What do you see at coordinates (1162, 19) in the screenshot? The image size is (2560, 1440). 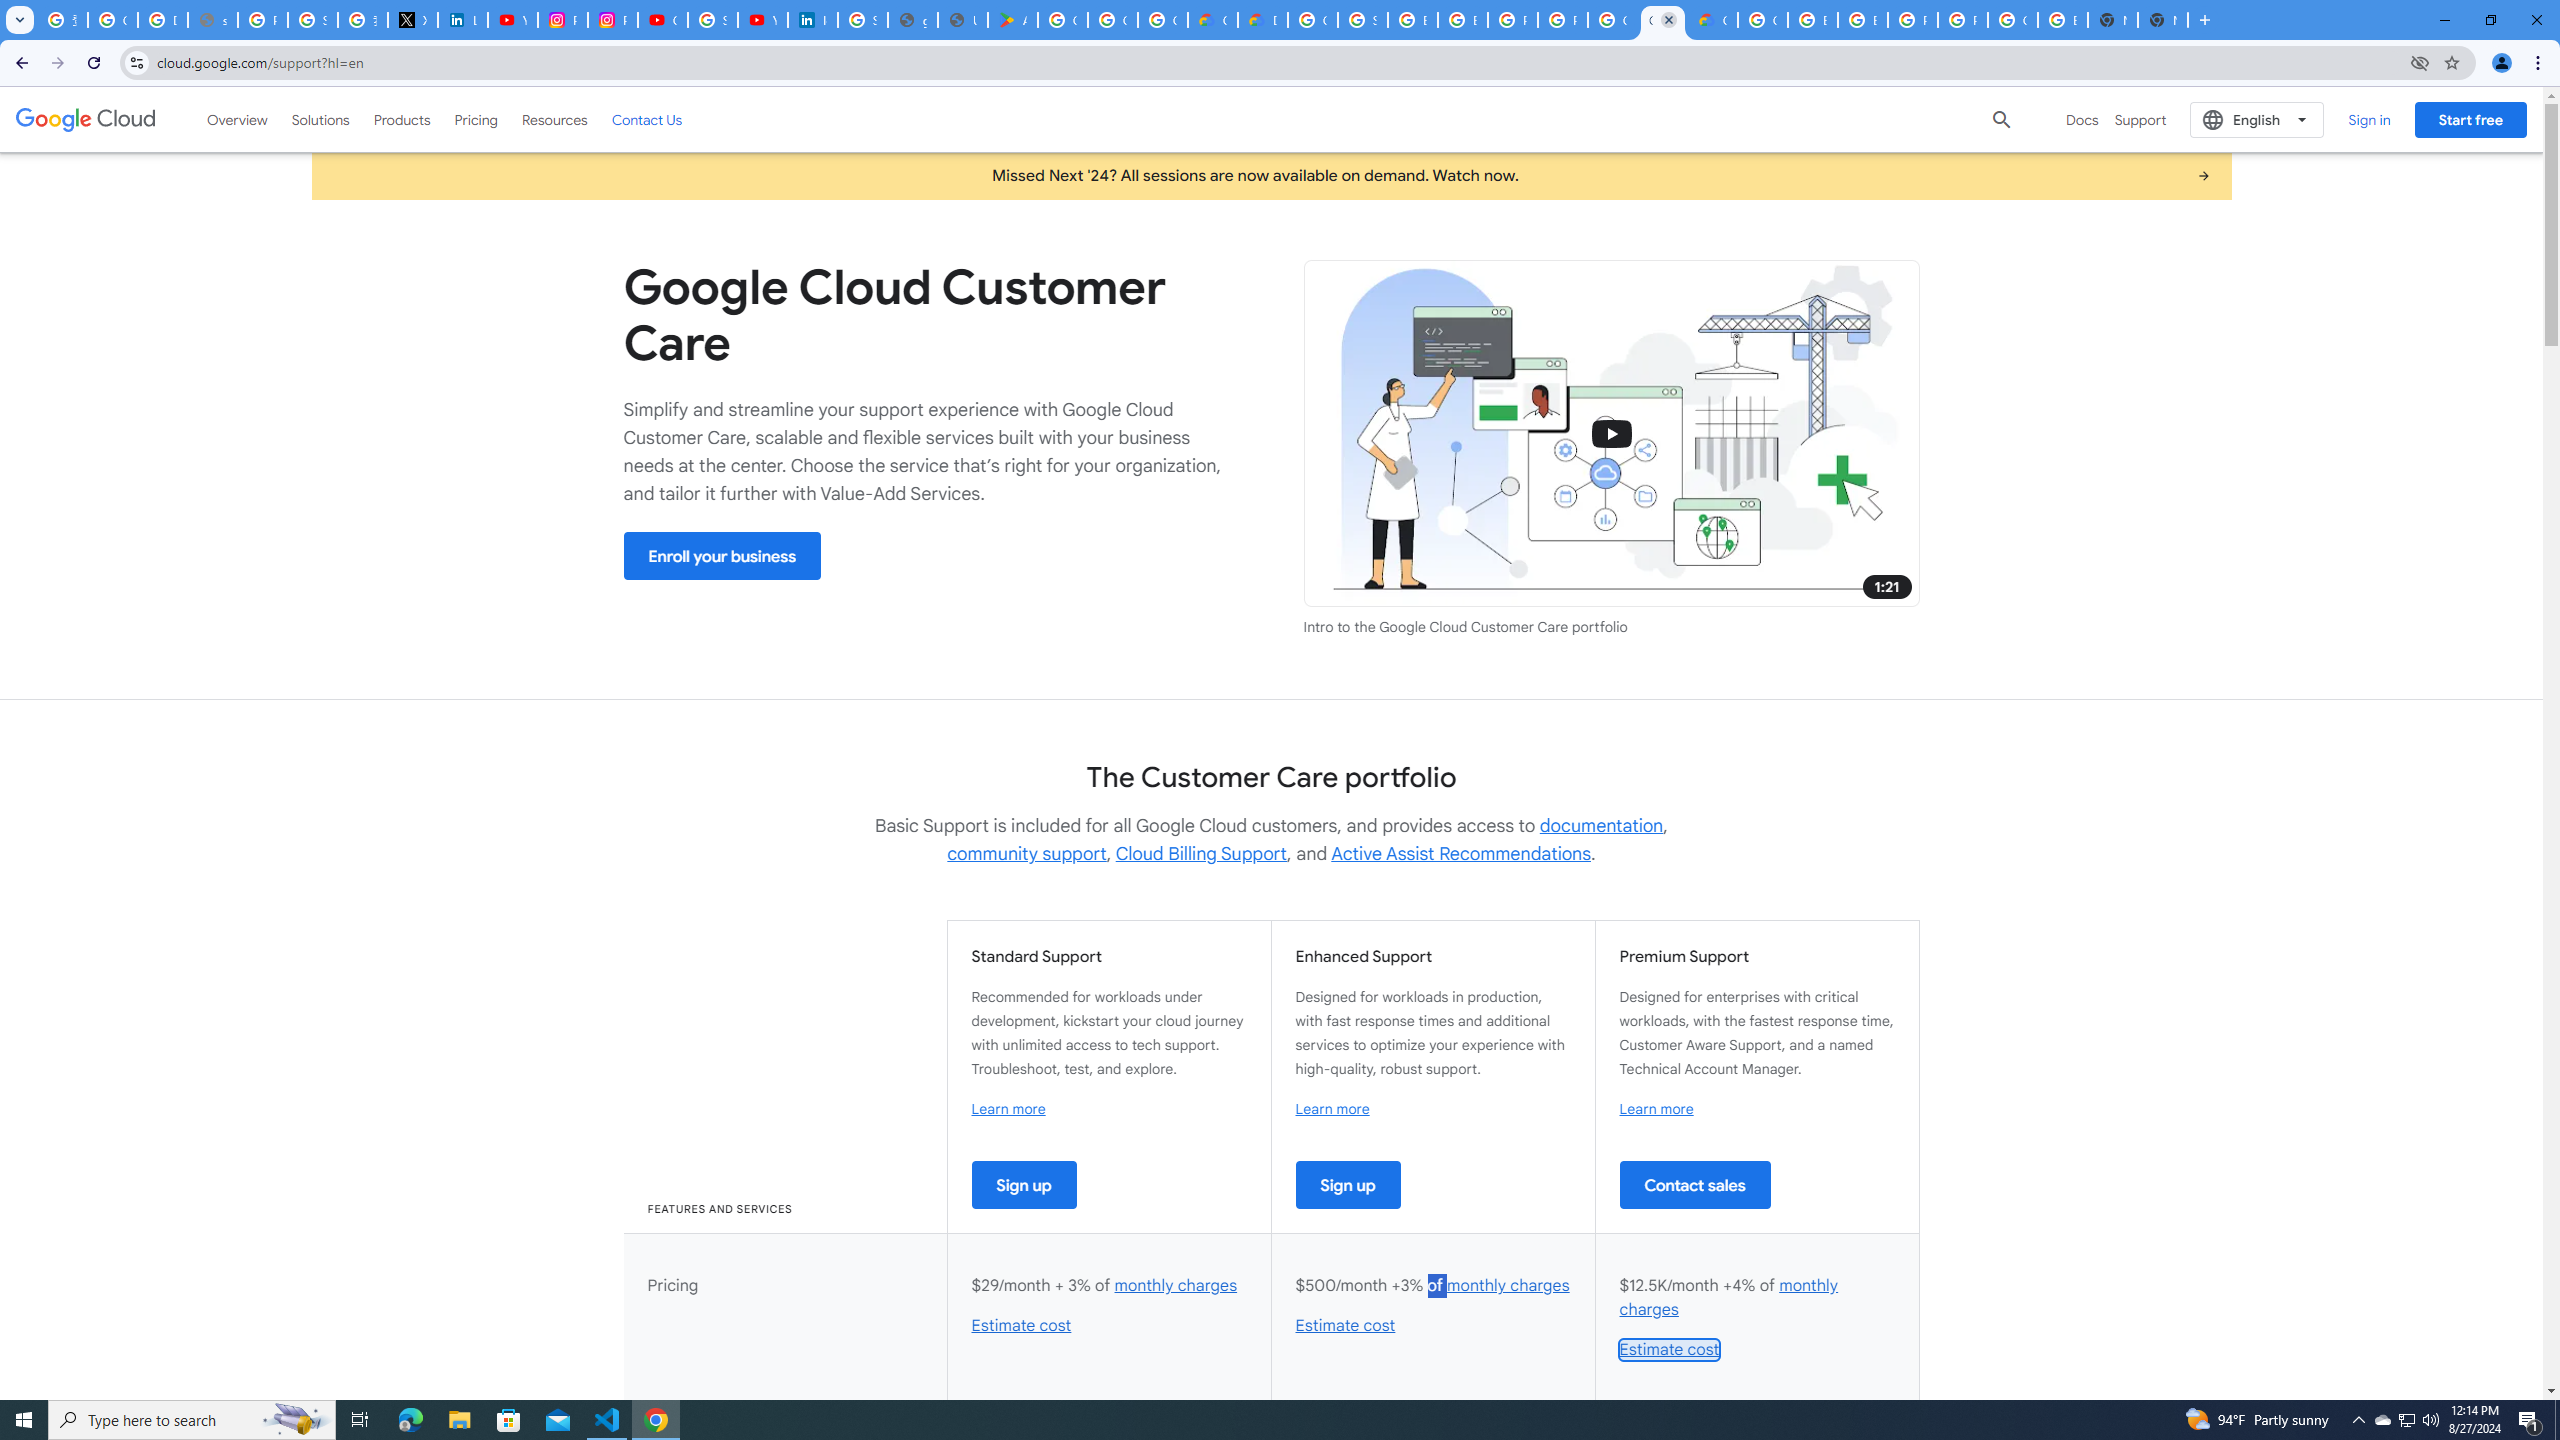 I see `'Google Workspace - Specific Terms'` at bounding box center [1162, 19].